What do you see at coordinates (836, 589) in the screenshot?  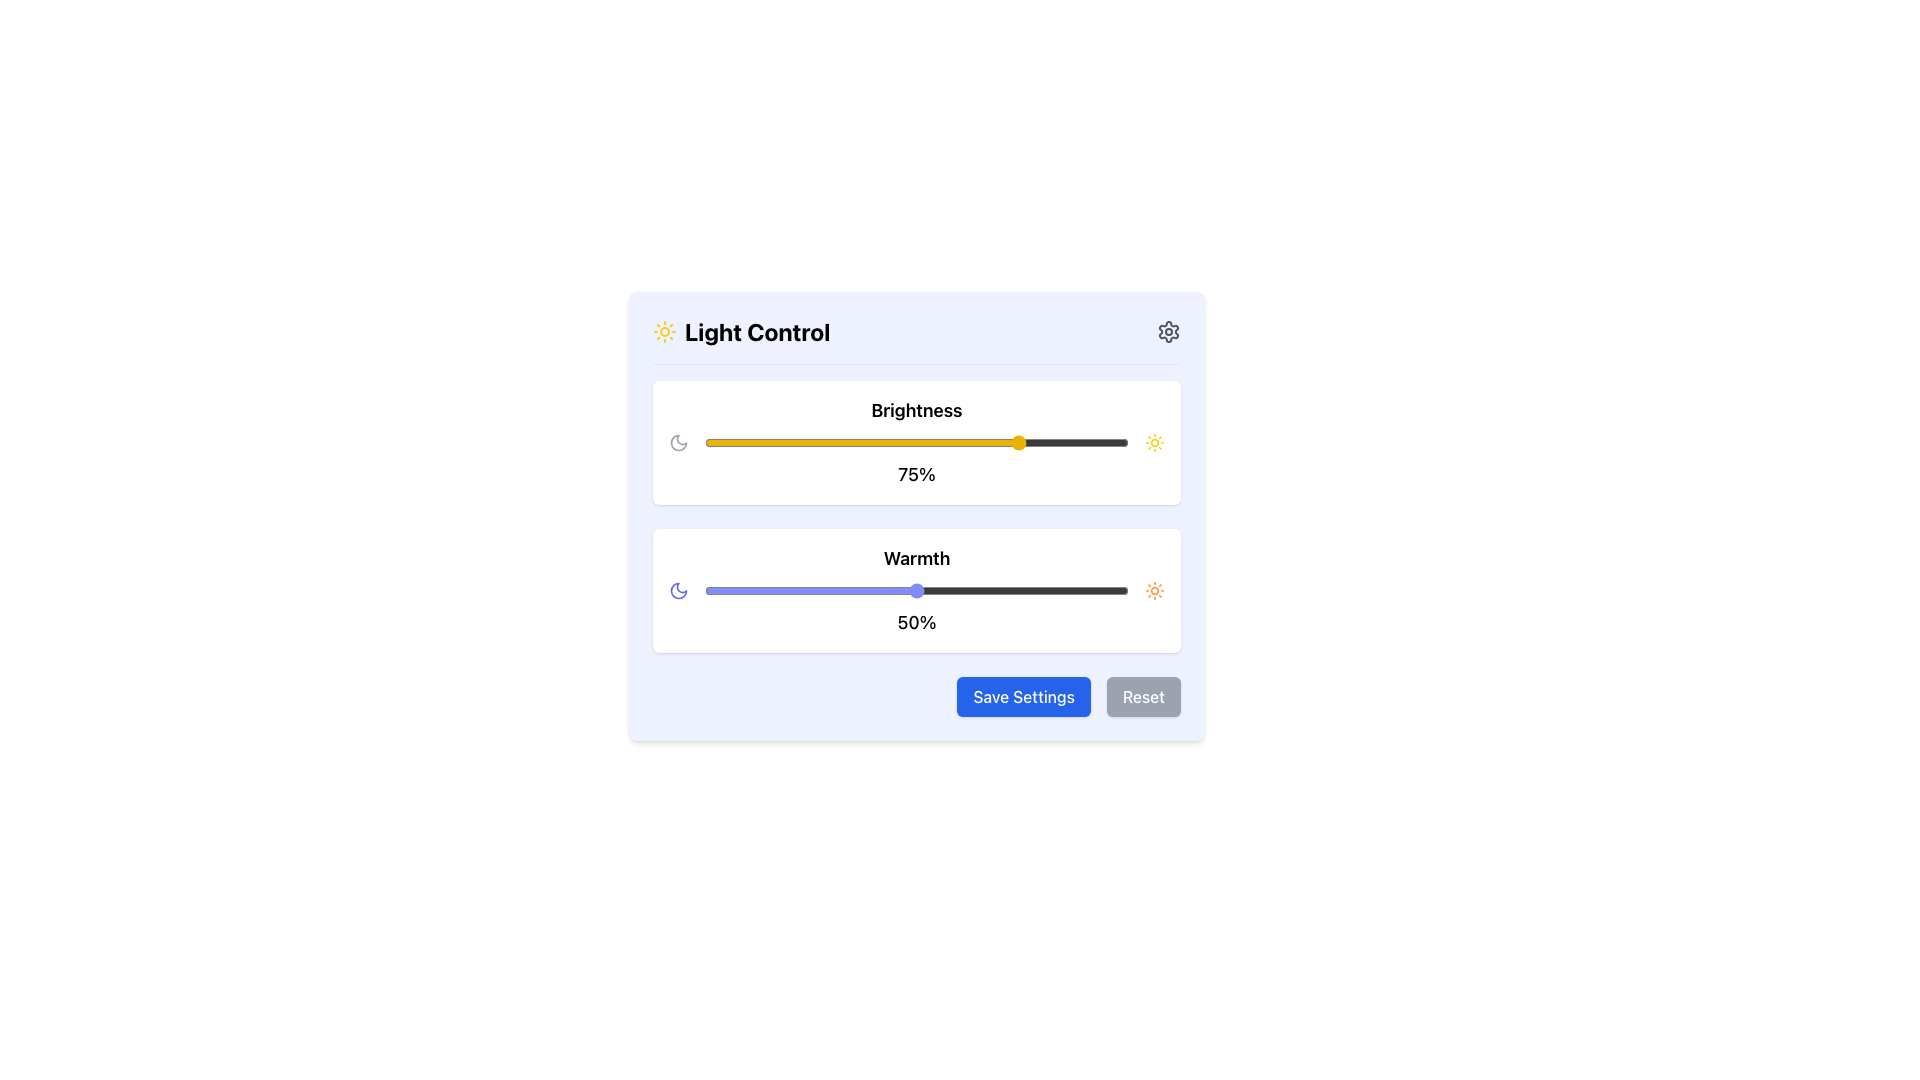 I see `the warmth level` at bounding box center [836, 589].